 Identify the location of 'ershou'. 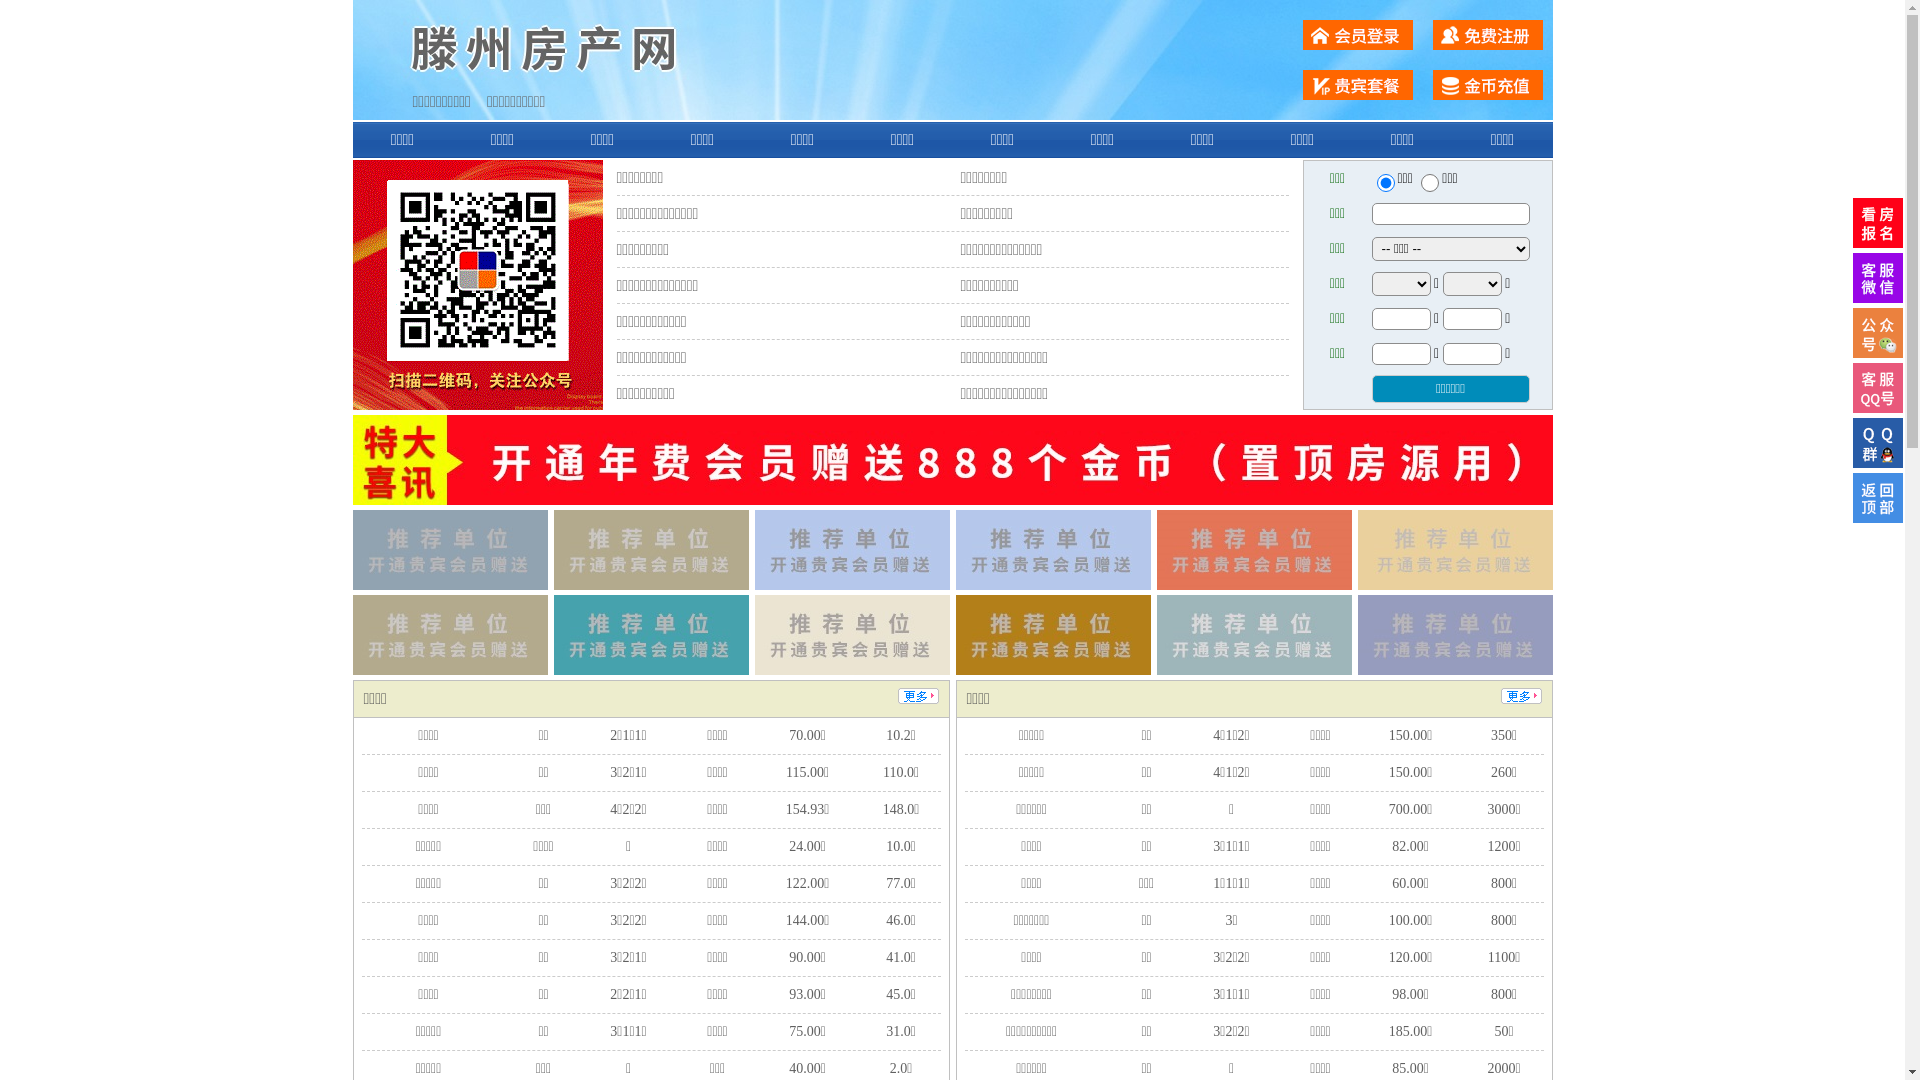
(1384, 182).